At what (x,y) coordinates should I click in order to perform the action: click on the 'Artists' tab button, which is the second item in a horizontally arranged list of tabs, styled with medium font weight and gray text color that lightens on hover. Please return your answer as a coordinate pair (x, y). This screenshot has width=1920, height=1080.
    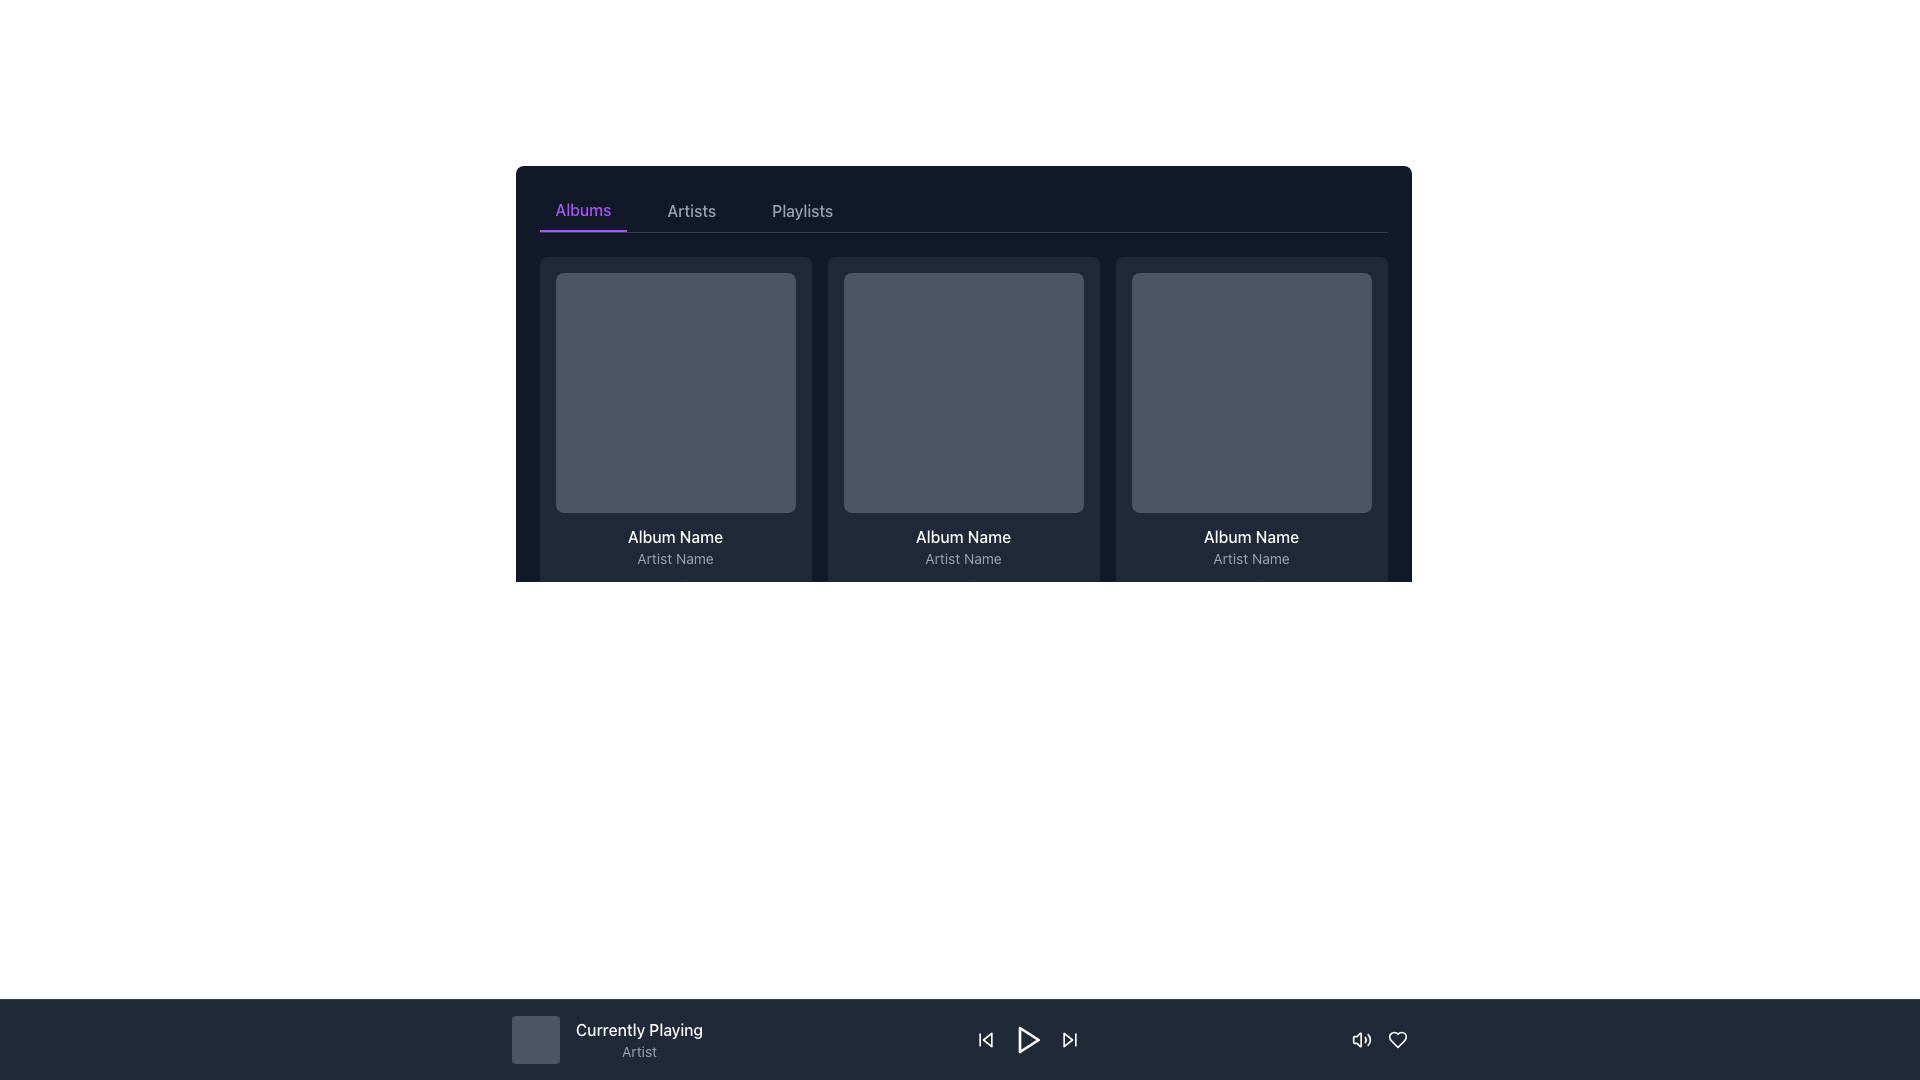
    Looking at the image, I should click on (691, 211).